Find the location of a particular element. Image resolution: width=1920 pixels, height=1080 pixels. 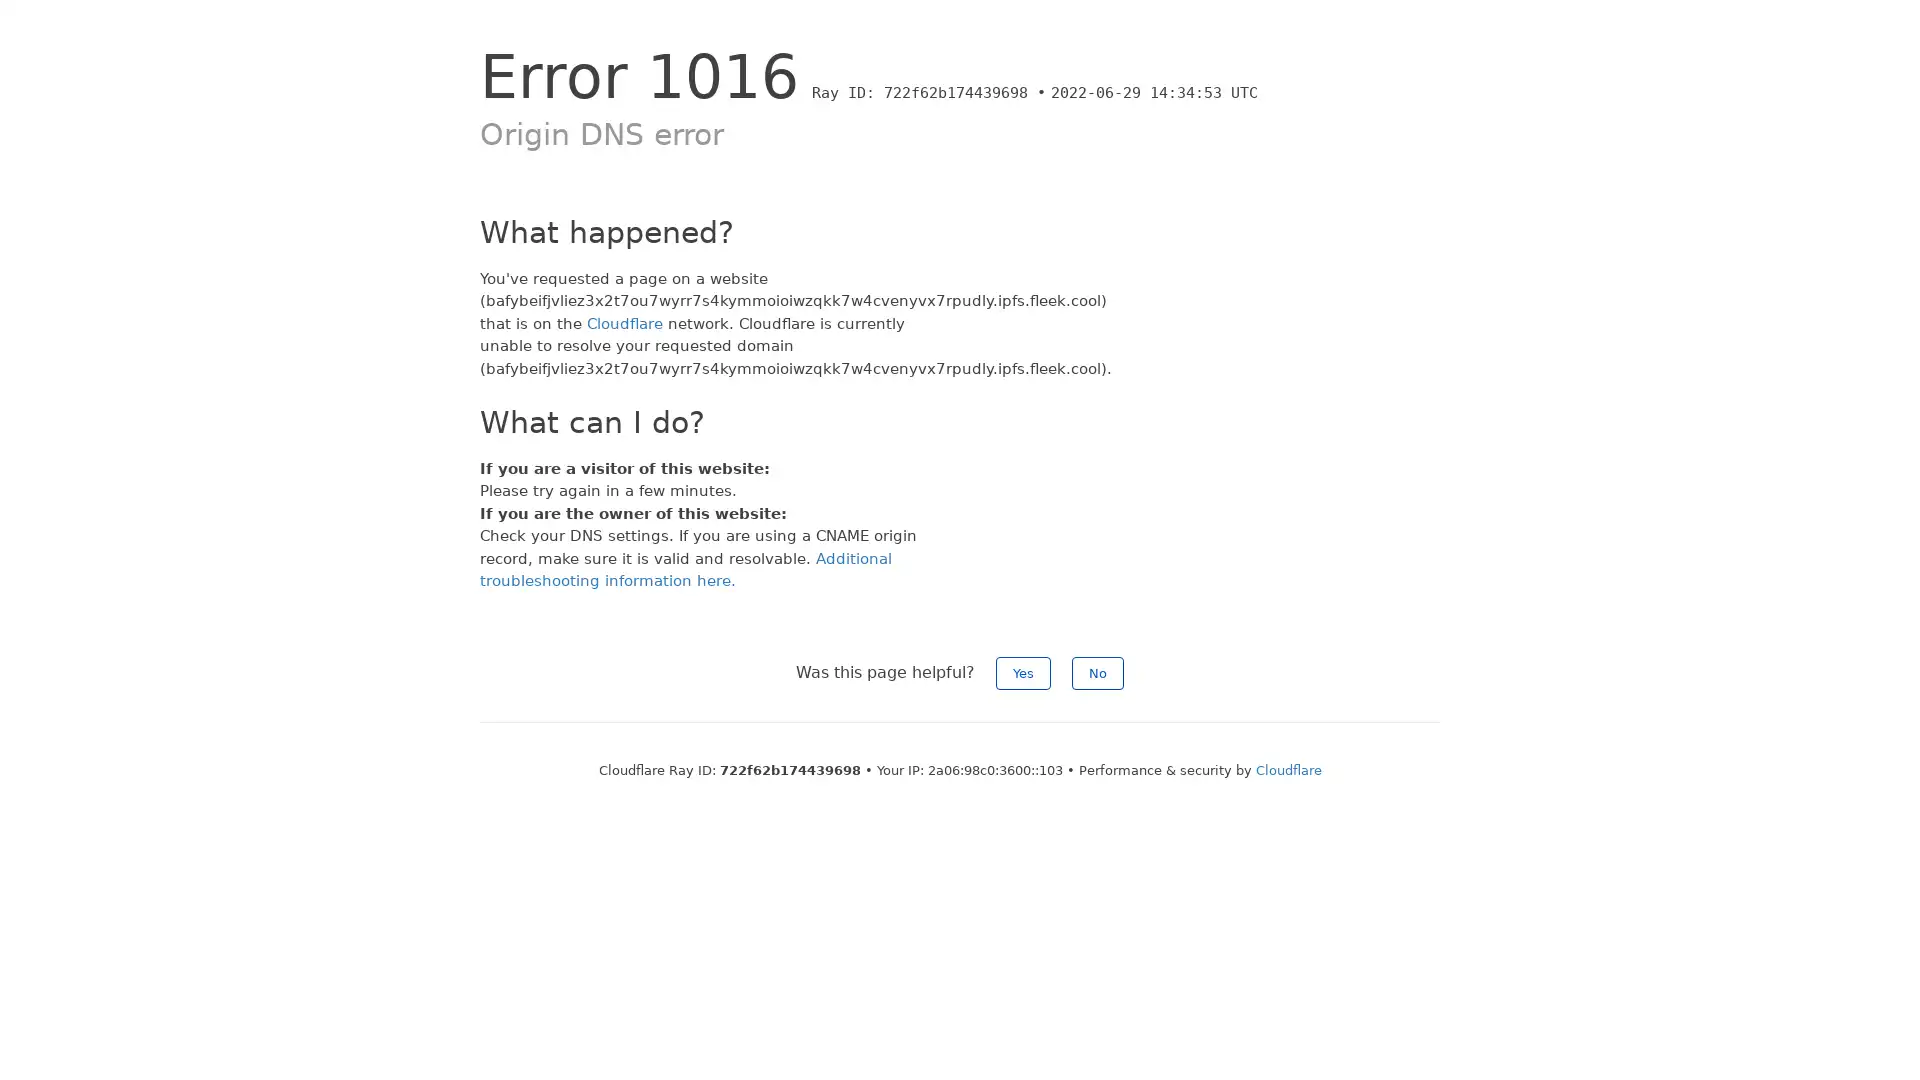

No is located at coordinates (1097, 672).